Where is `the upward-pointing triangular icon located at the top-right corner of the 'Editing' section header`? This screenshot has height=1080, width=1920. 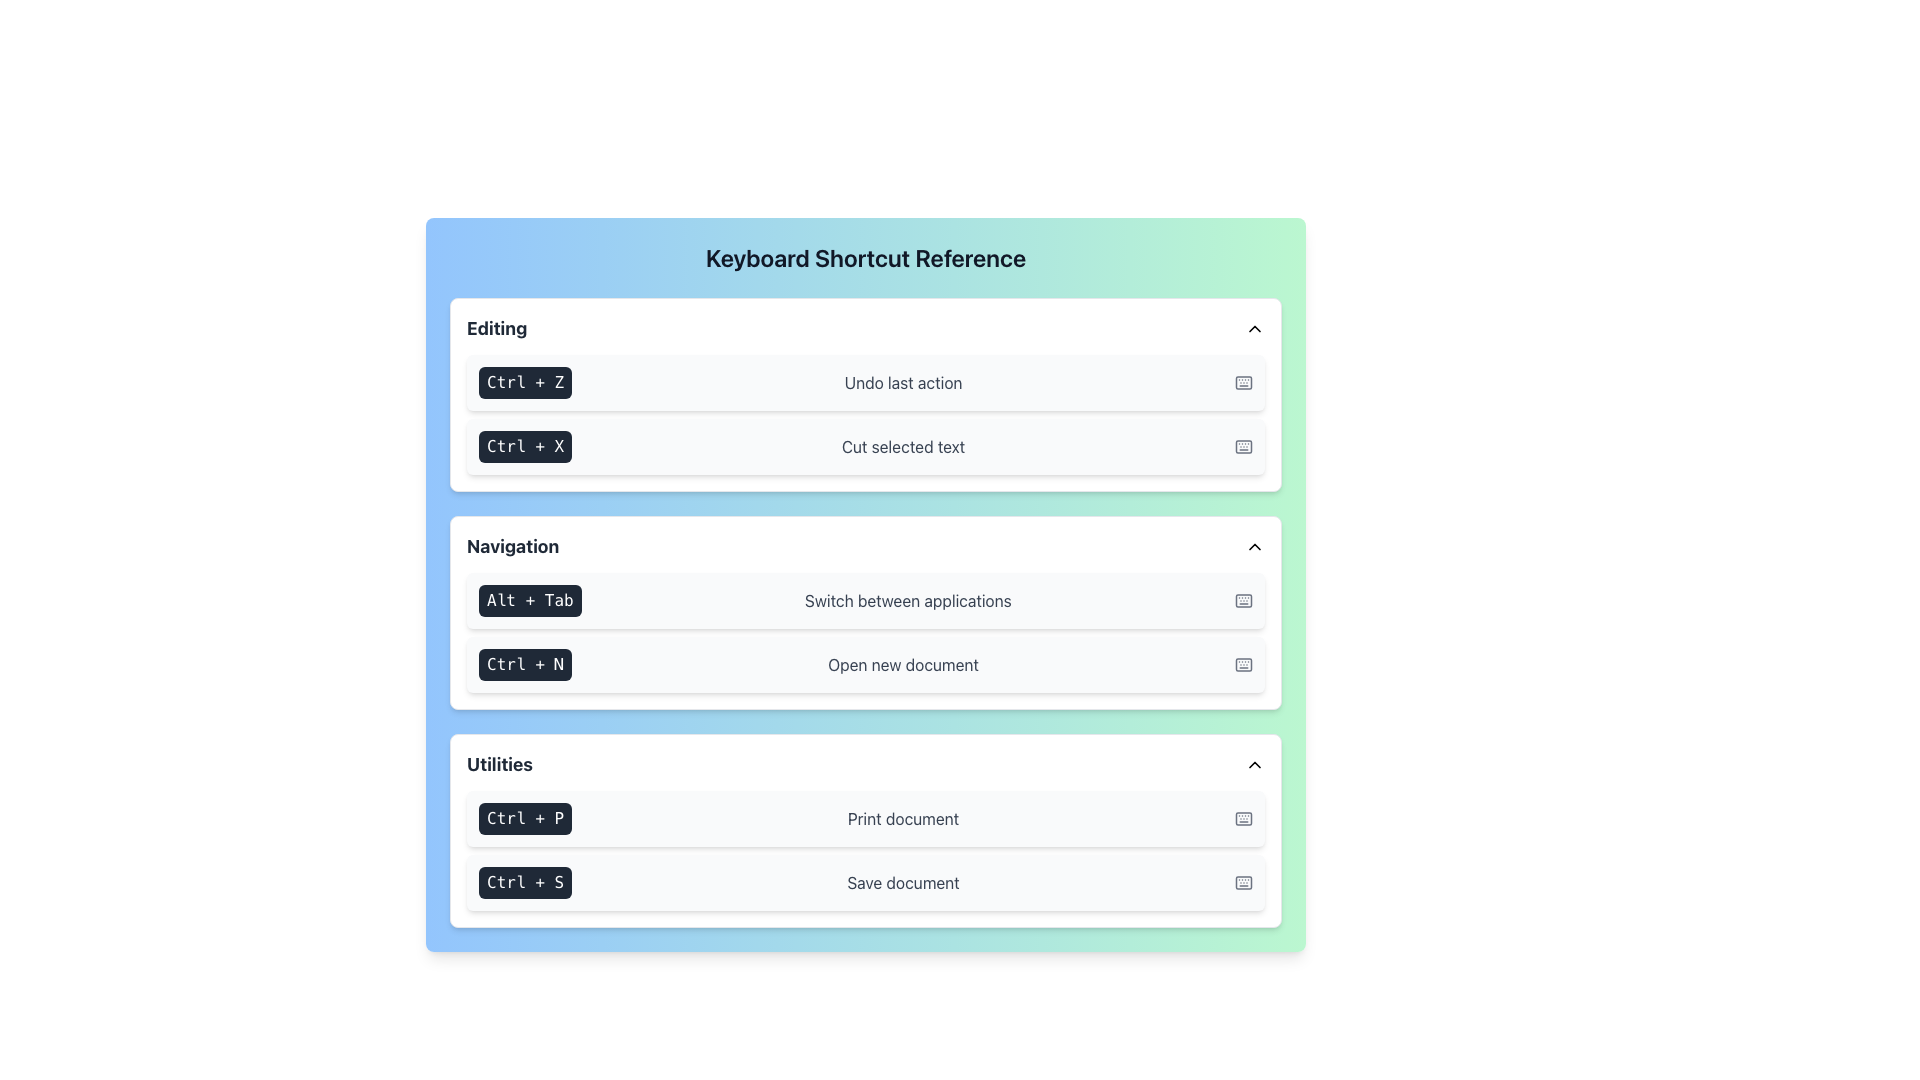 the upward-pointing triangular icon located at the top-right corner of the 'Editing' section header is located at coordinates (1253, 327).